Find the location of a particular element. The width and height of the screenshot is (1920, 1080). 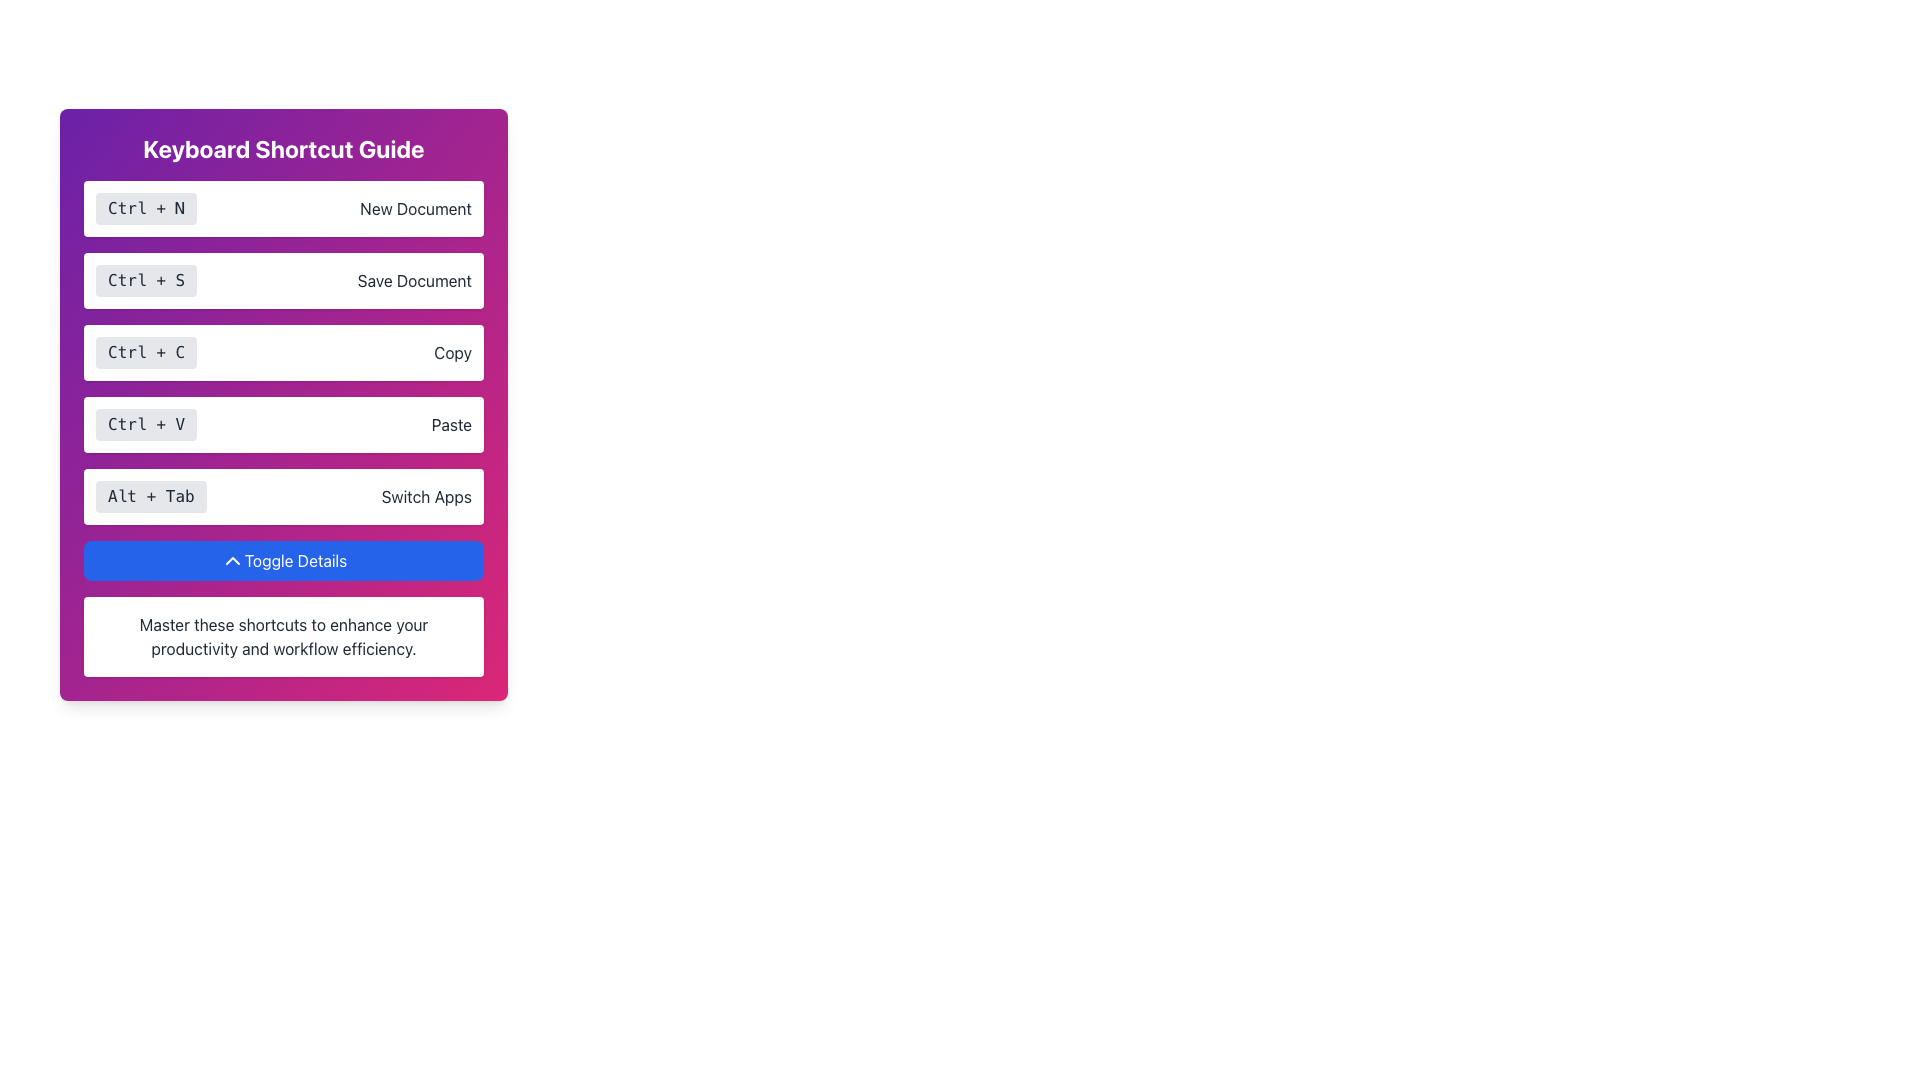

the second entry in the list of keyboard shortcuts that specifies 'Ctrl + S' for saving a document is located at coordinates (282, 281).